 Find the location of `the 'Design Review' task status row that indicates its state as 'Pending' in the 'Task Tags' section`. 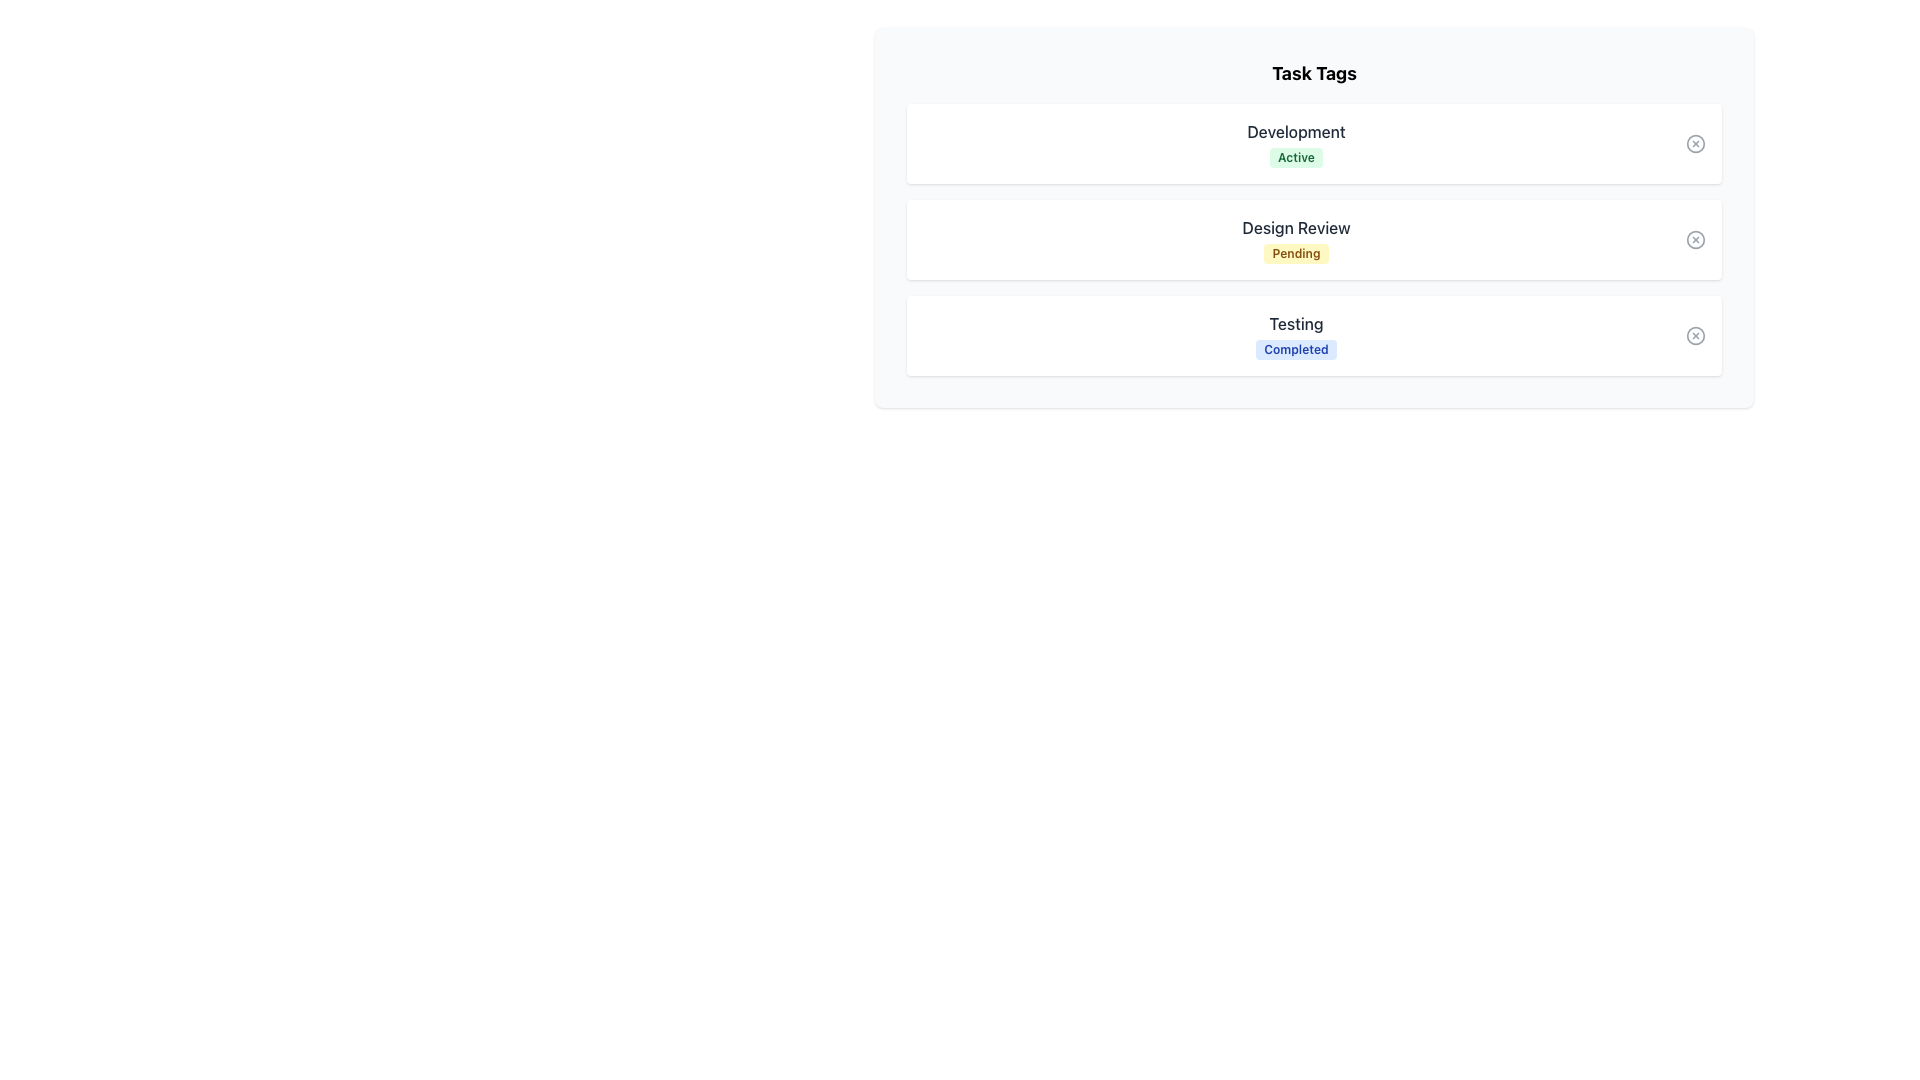

the 'Design Review' task status row that indicates its state as 'Pending' in the 'Task Tags' section is located at coordinates (1314, 238).